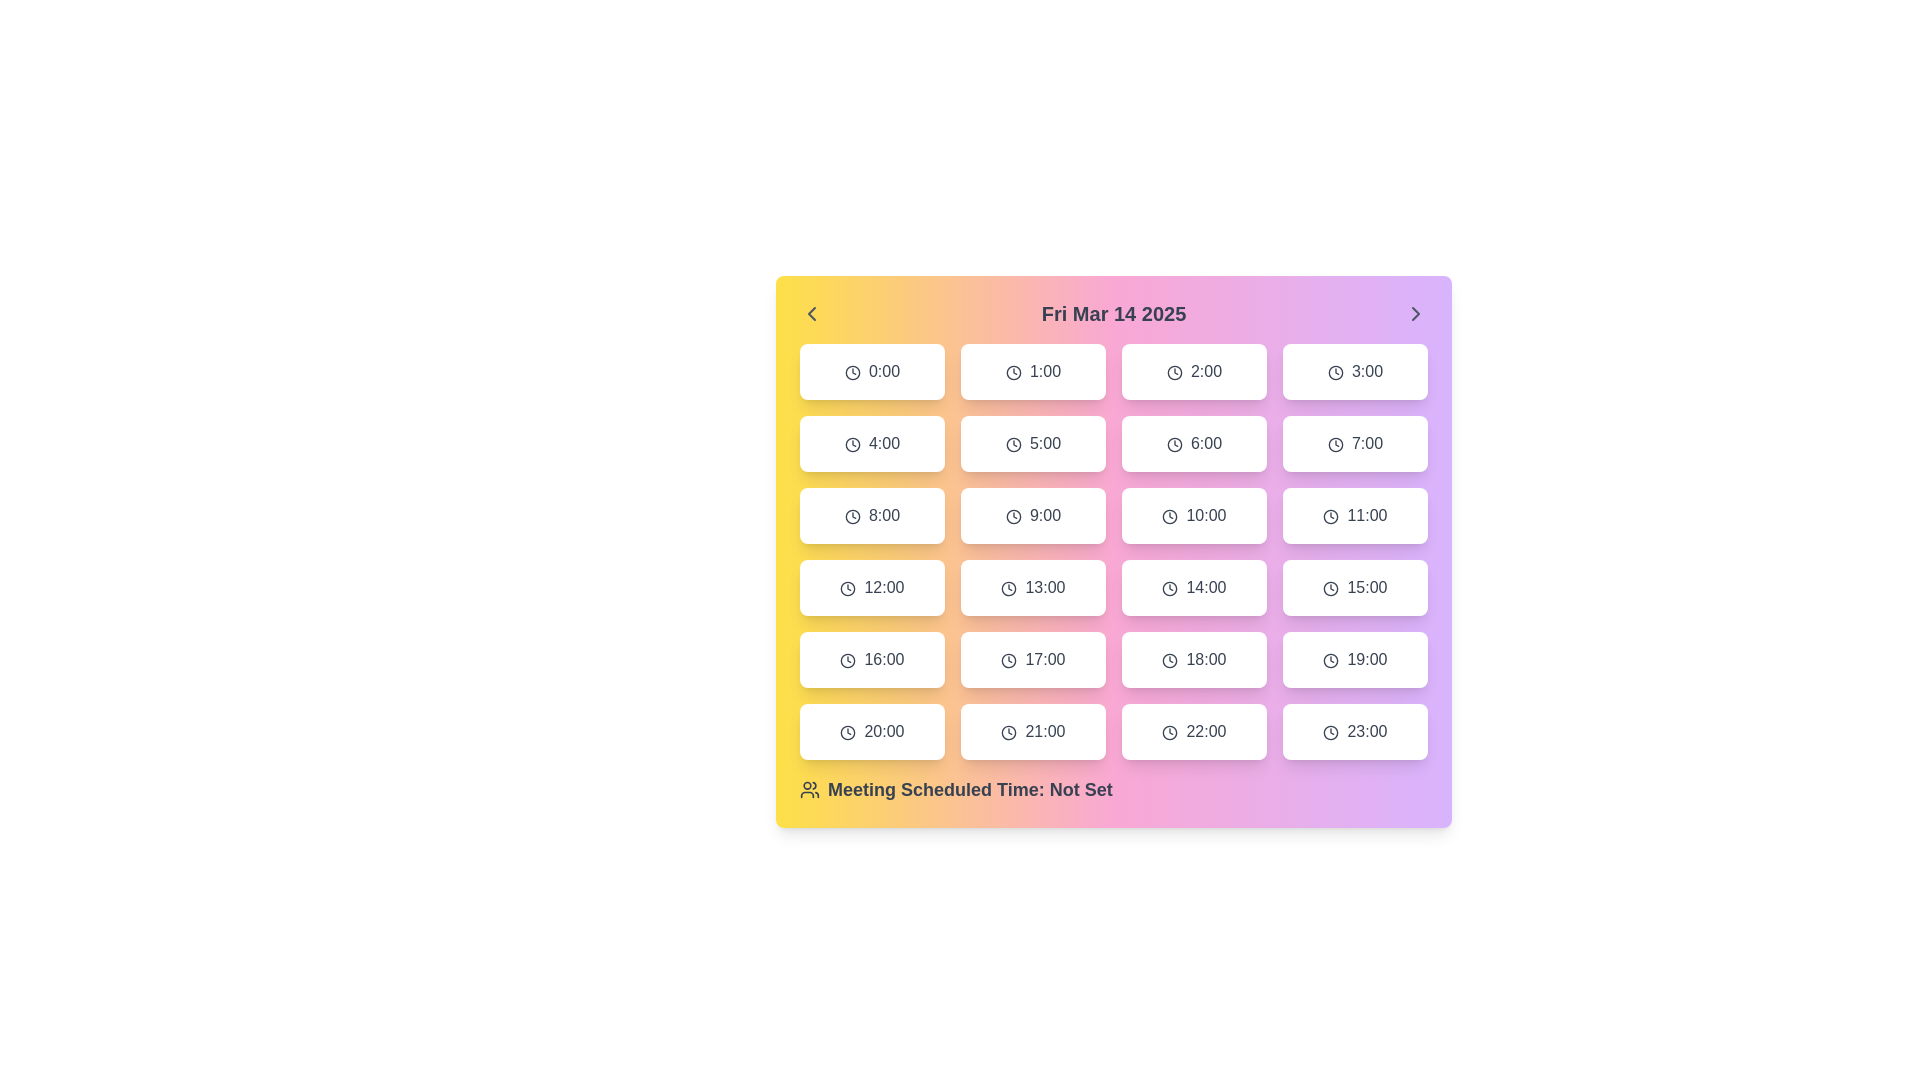 The height and width of the screenshot is (1080, 1920). I want to click on the SVG Circle element that is part of the clock icon located in the second grid cell of the topmost row in a 6x4 grid layout, so click(1013, 372).